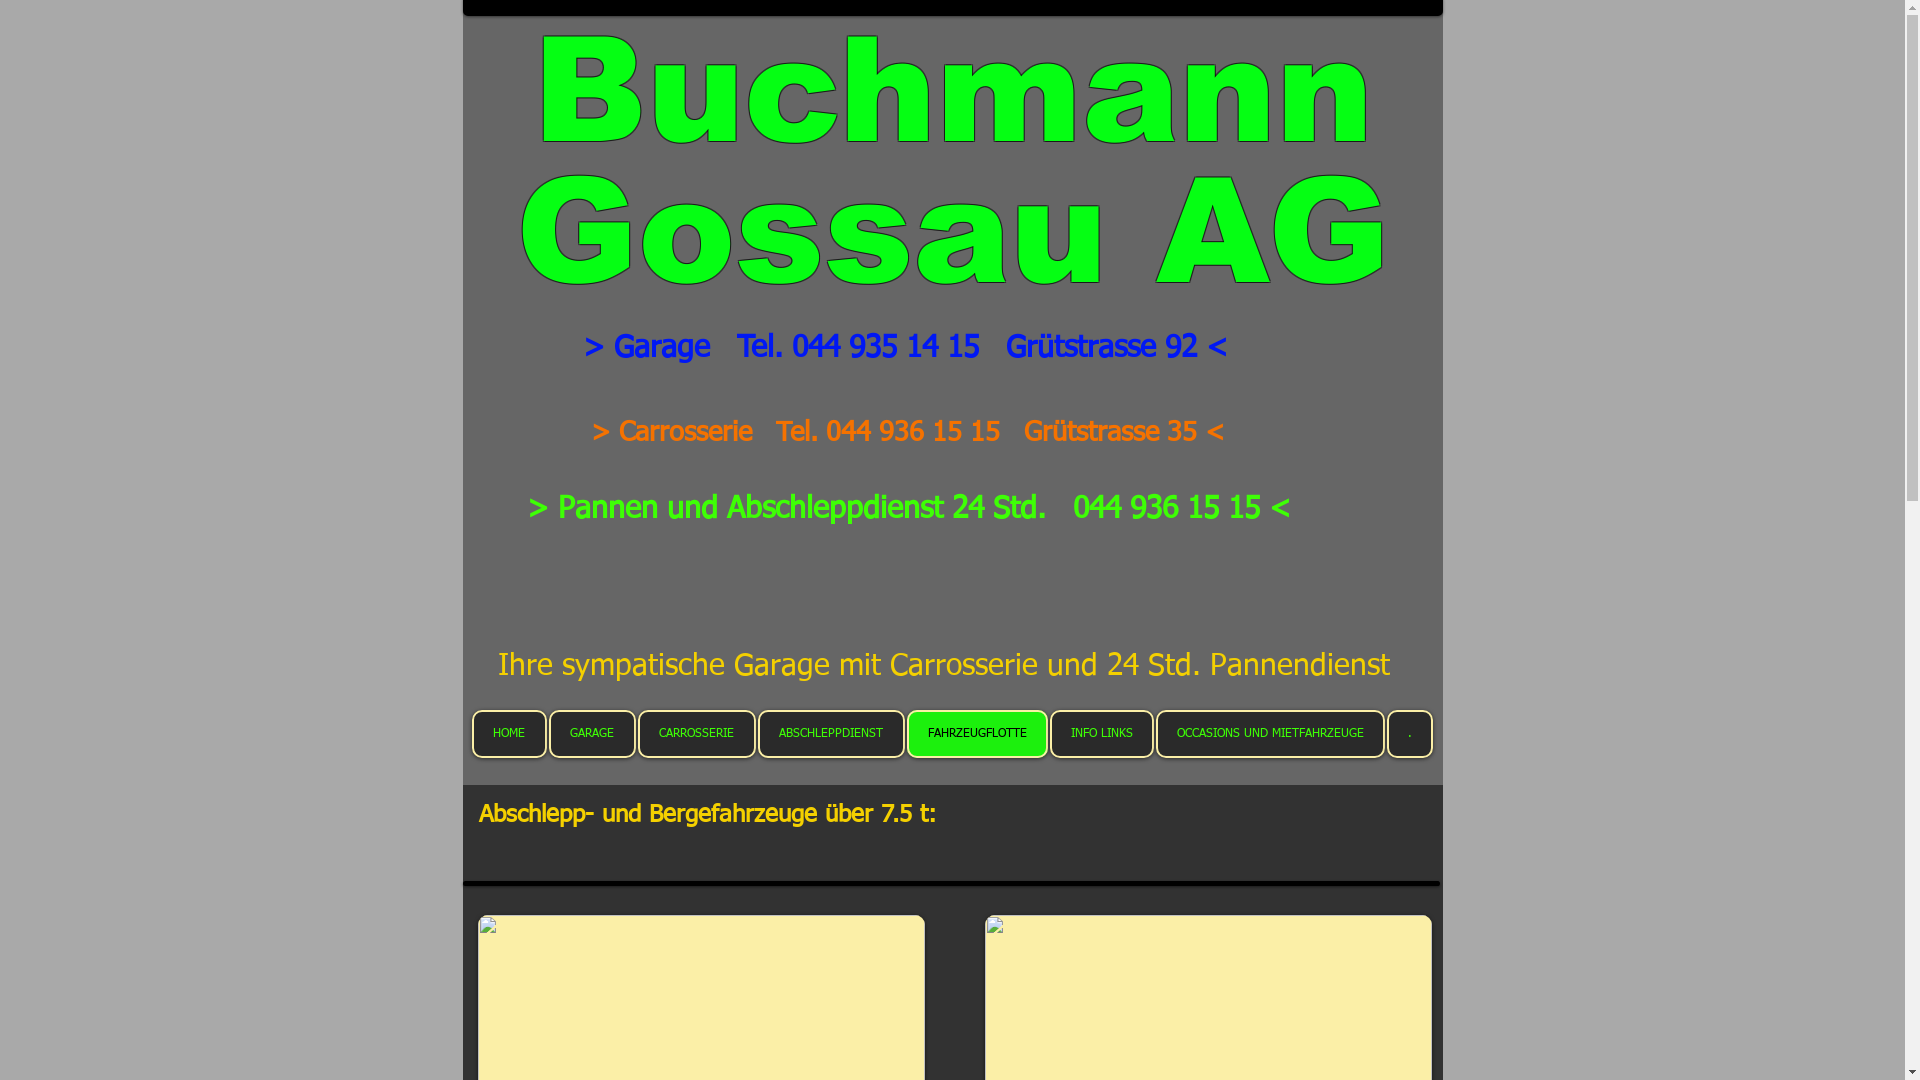  What do you see at coordinates (1101, 733) in the screenshot?
I see `'INFO LINKS'` at bounding box center [1101, 733].